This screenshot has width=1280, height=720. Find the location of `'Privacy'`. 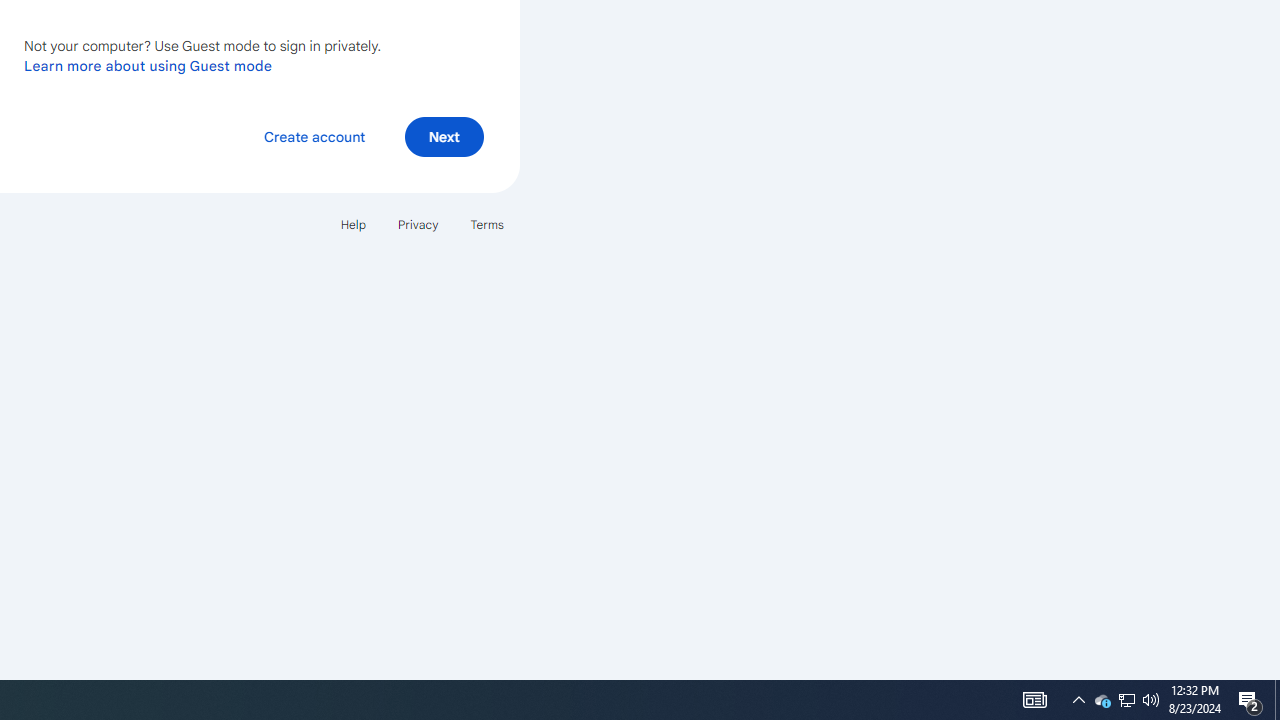

'Privacy' is located at coordinates (416, 224).